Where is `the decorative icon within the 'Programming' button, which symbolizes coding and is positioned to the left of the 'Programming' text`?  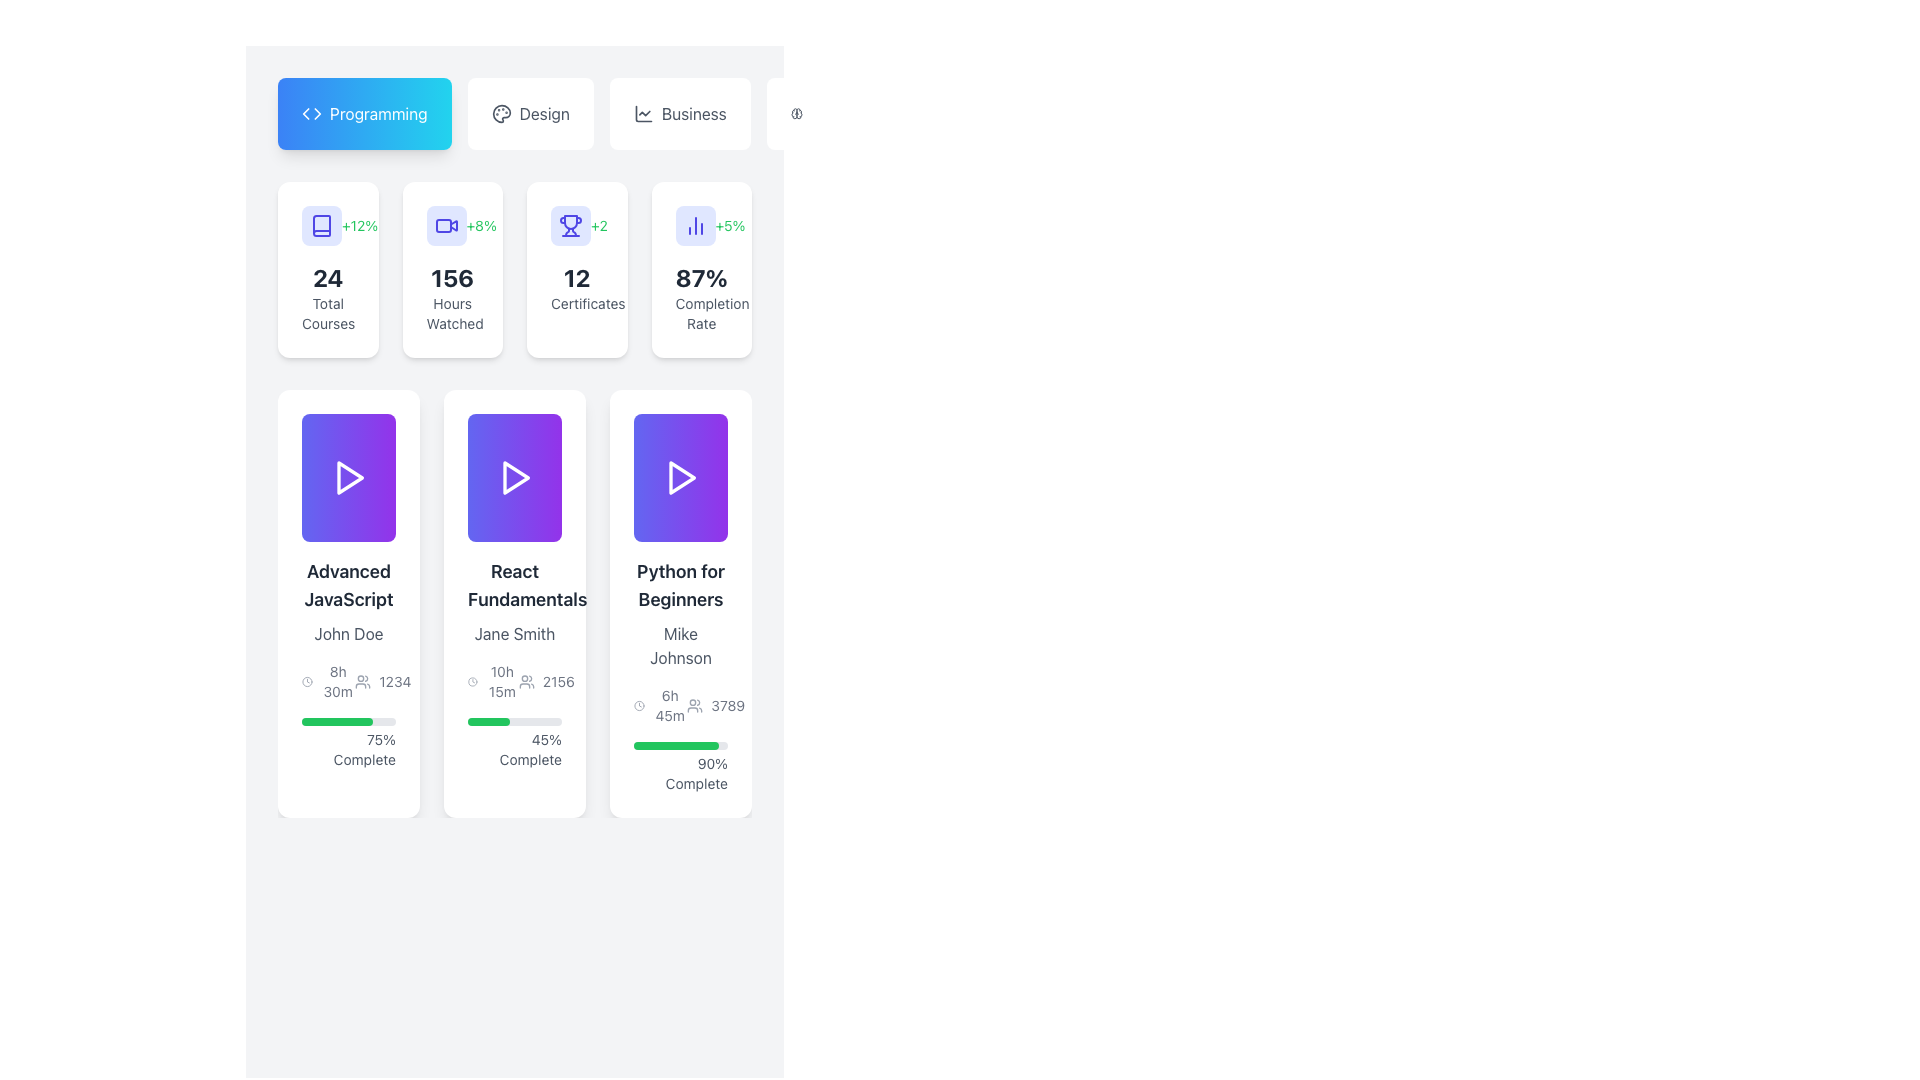 the decorative icon within the 'Programming' button, which symbolizes coding and is positioned to the left of the 'Programming' text is located at coordinates (311, 114).